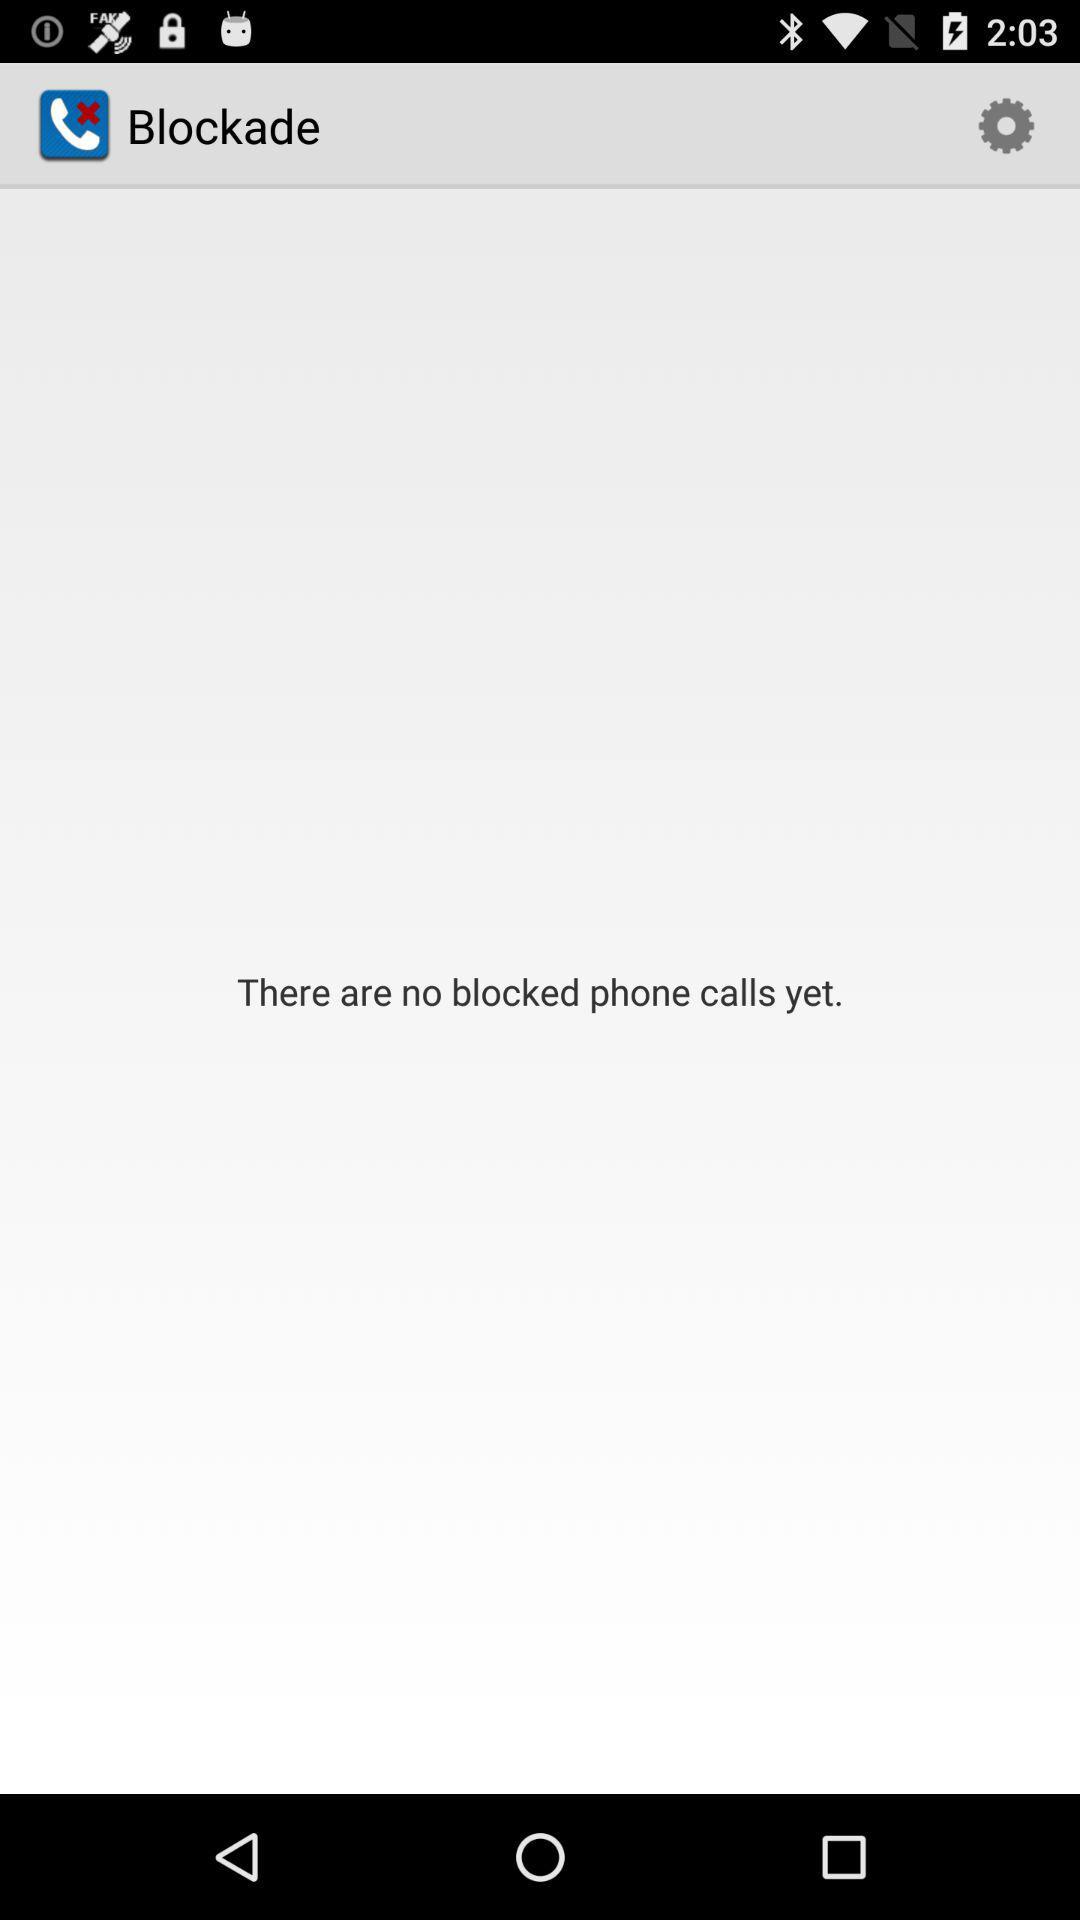 This screenshot has width=1080, height=1920. Describe the element at coordinates (1006, 124) in the screenshot. I see `the item above the there are no app` at that location.